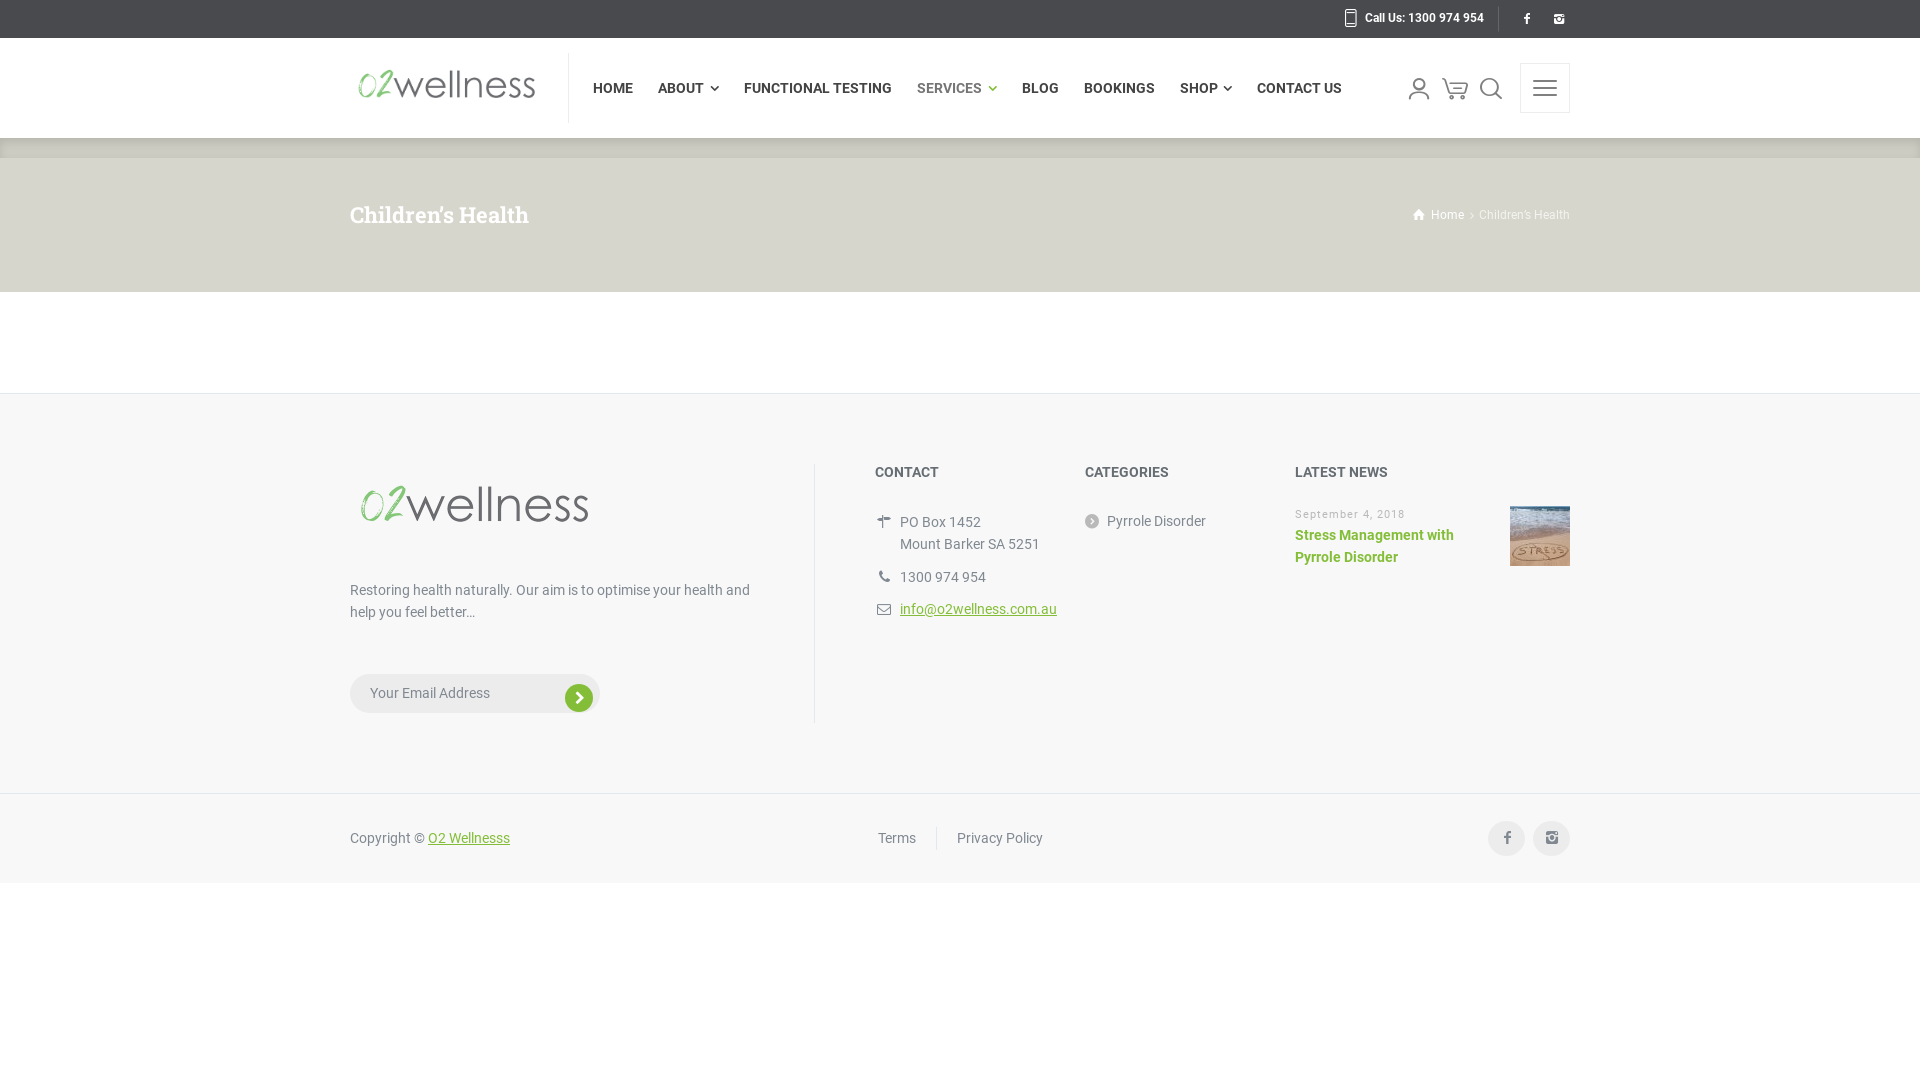 This screenshot has height=1080, width=1920. I want to click on 'SHOP', so click(1205, 87).